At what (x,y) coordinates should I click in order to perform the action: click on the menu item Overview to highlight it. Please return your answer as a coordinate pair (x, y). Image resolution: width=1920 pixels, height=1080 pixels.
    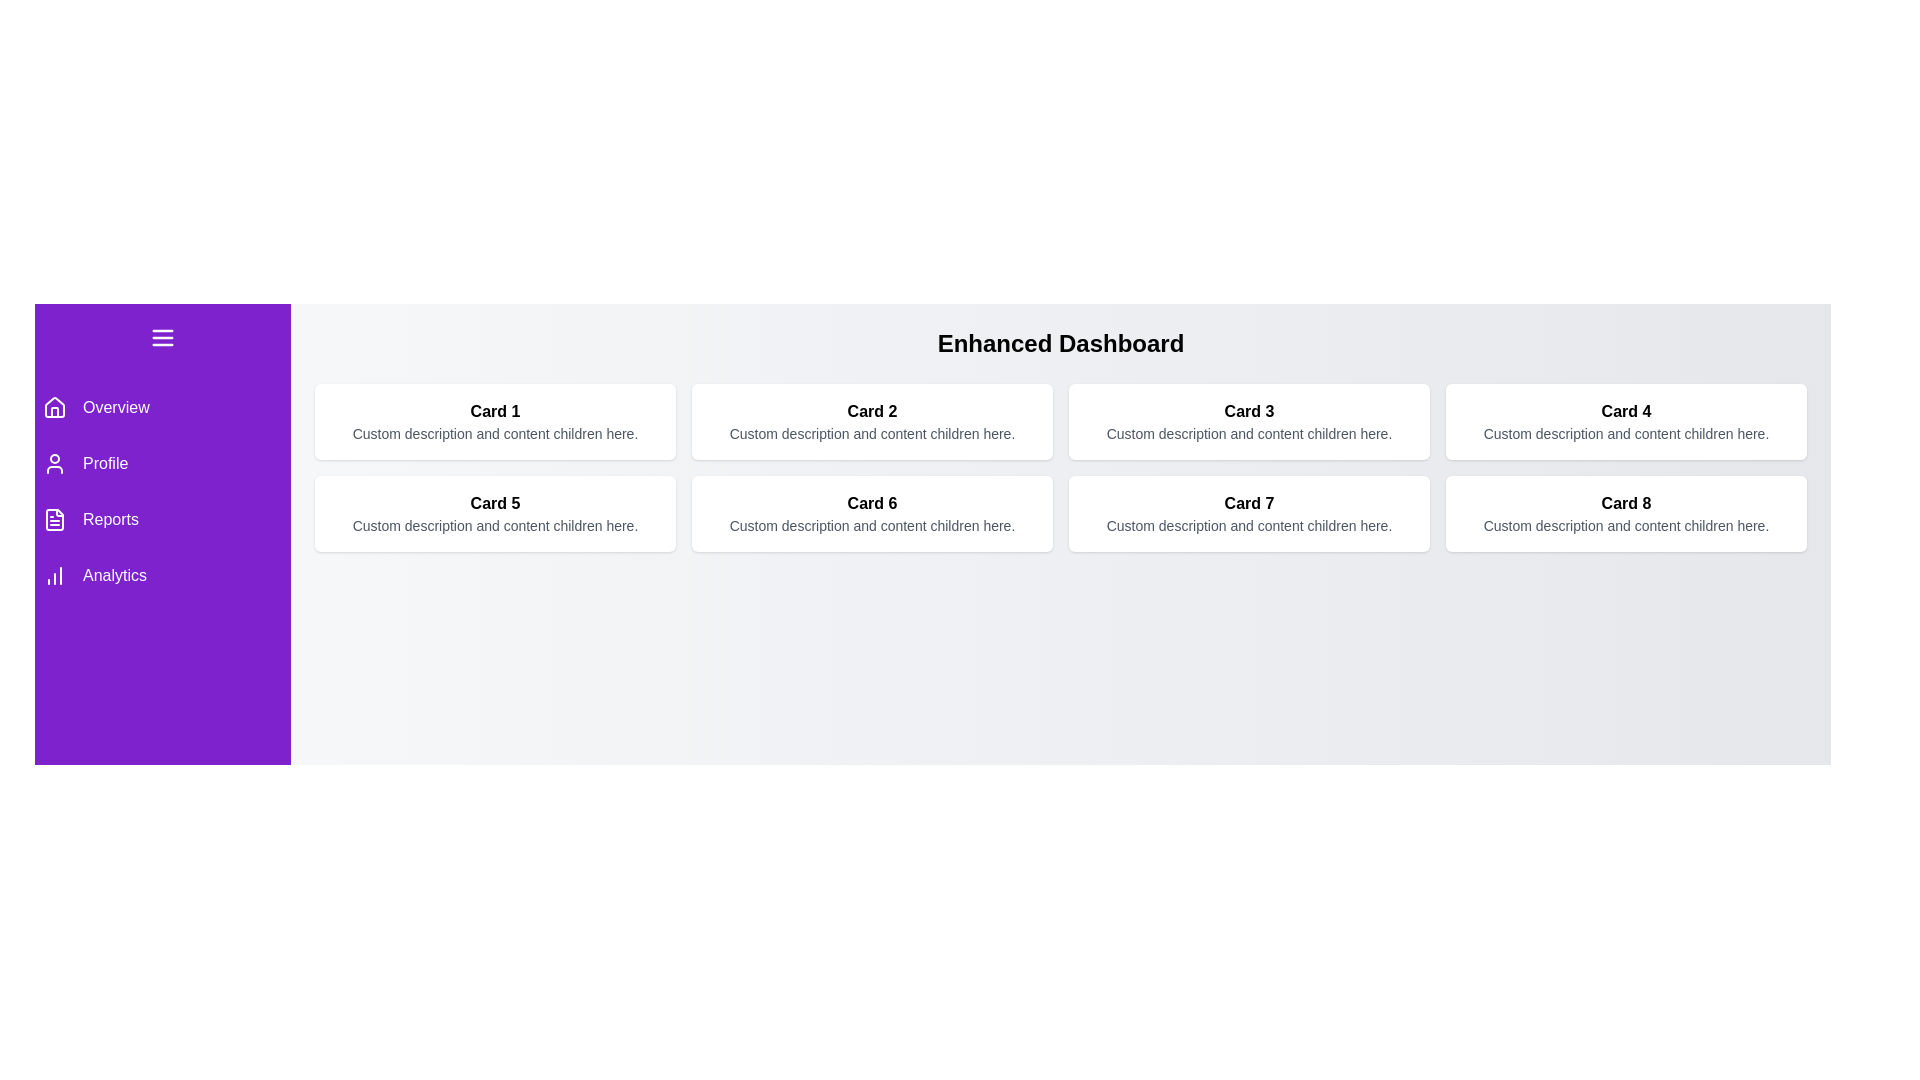
    Looking at the image, I should click on (163, 407).